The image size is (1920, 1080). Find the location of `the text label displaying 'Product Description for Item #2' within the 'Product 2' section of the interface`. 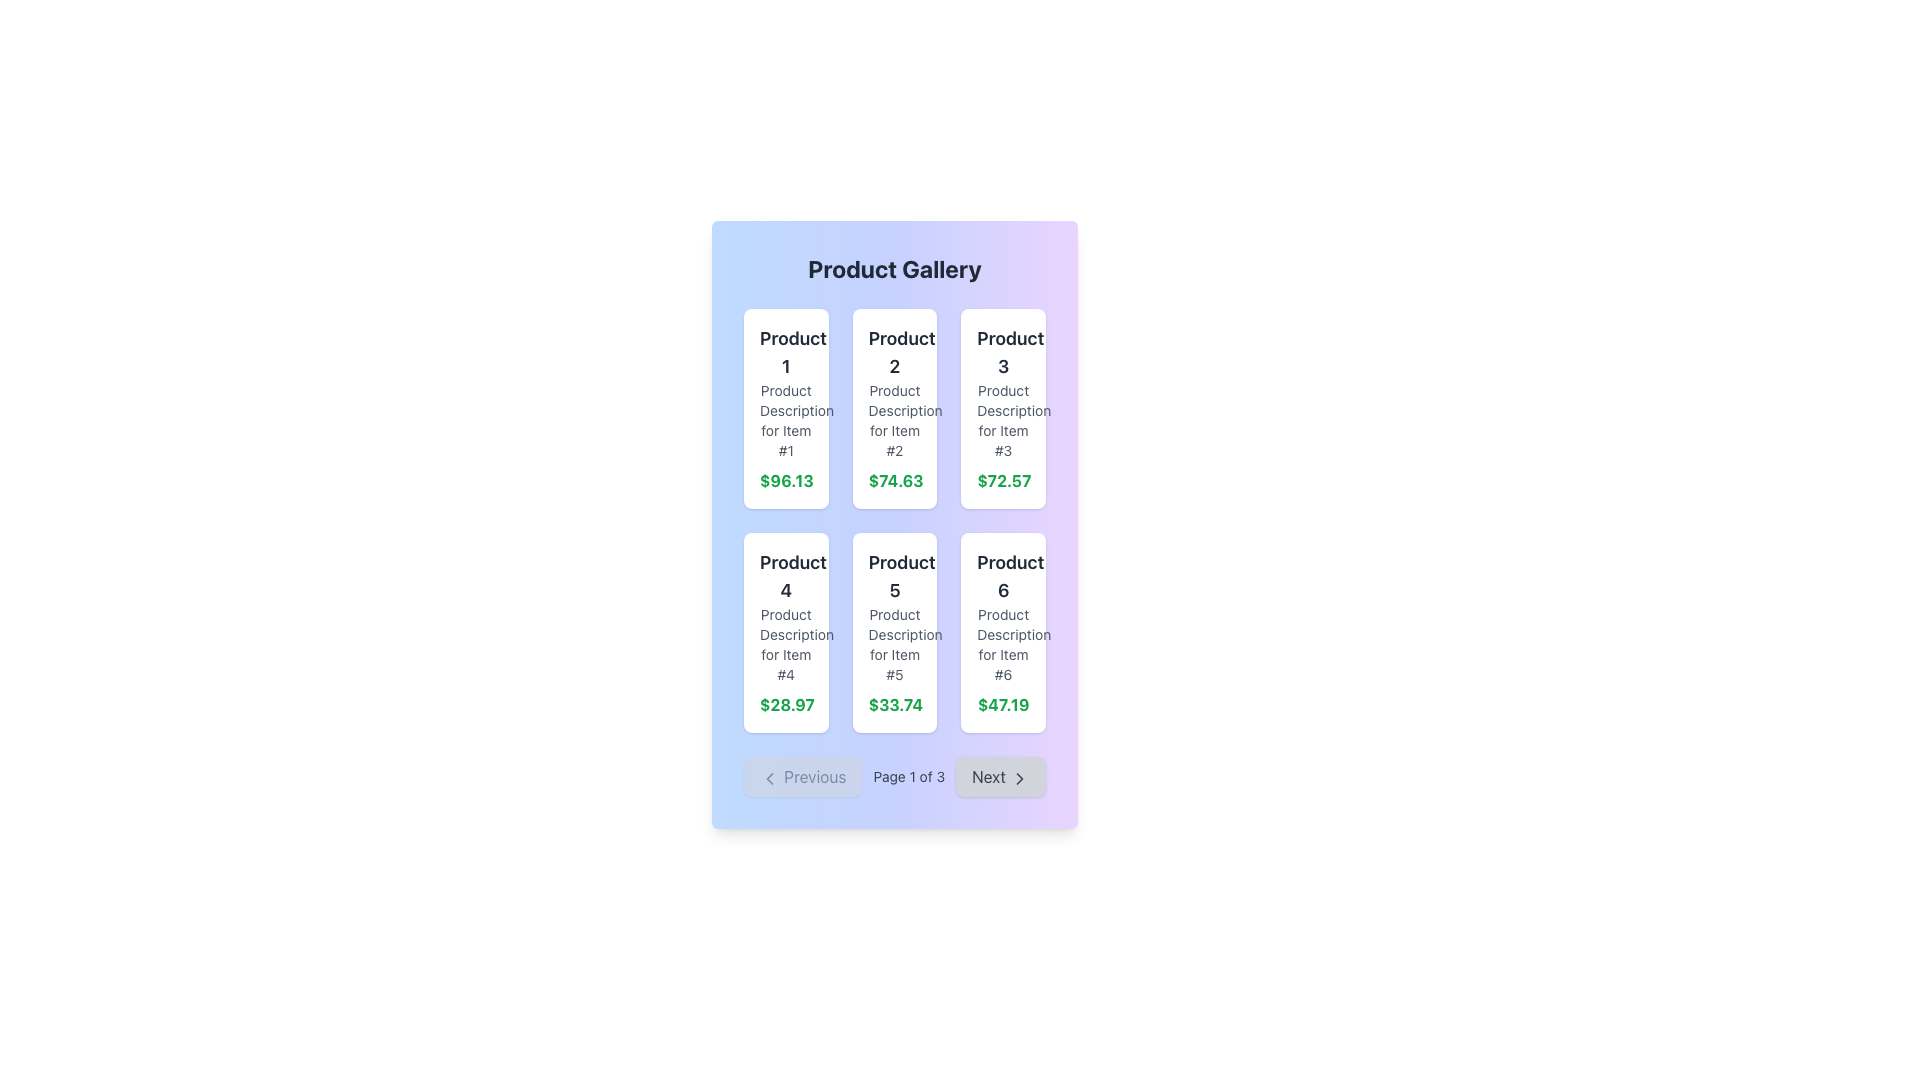

the text label displaying 'Product Description for Item #2' within the 'Product 2' section of the interface is located at coordinates (893, 419).